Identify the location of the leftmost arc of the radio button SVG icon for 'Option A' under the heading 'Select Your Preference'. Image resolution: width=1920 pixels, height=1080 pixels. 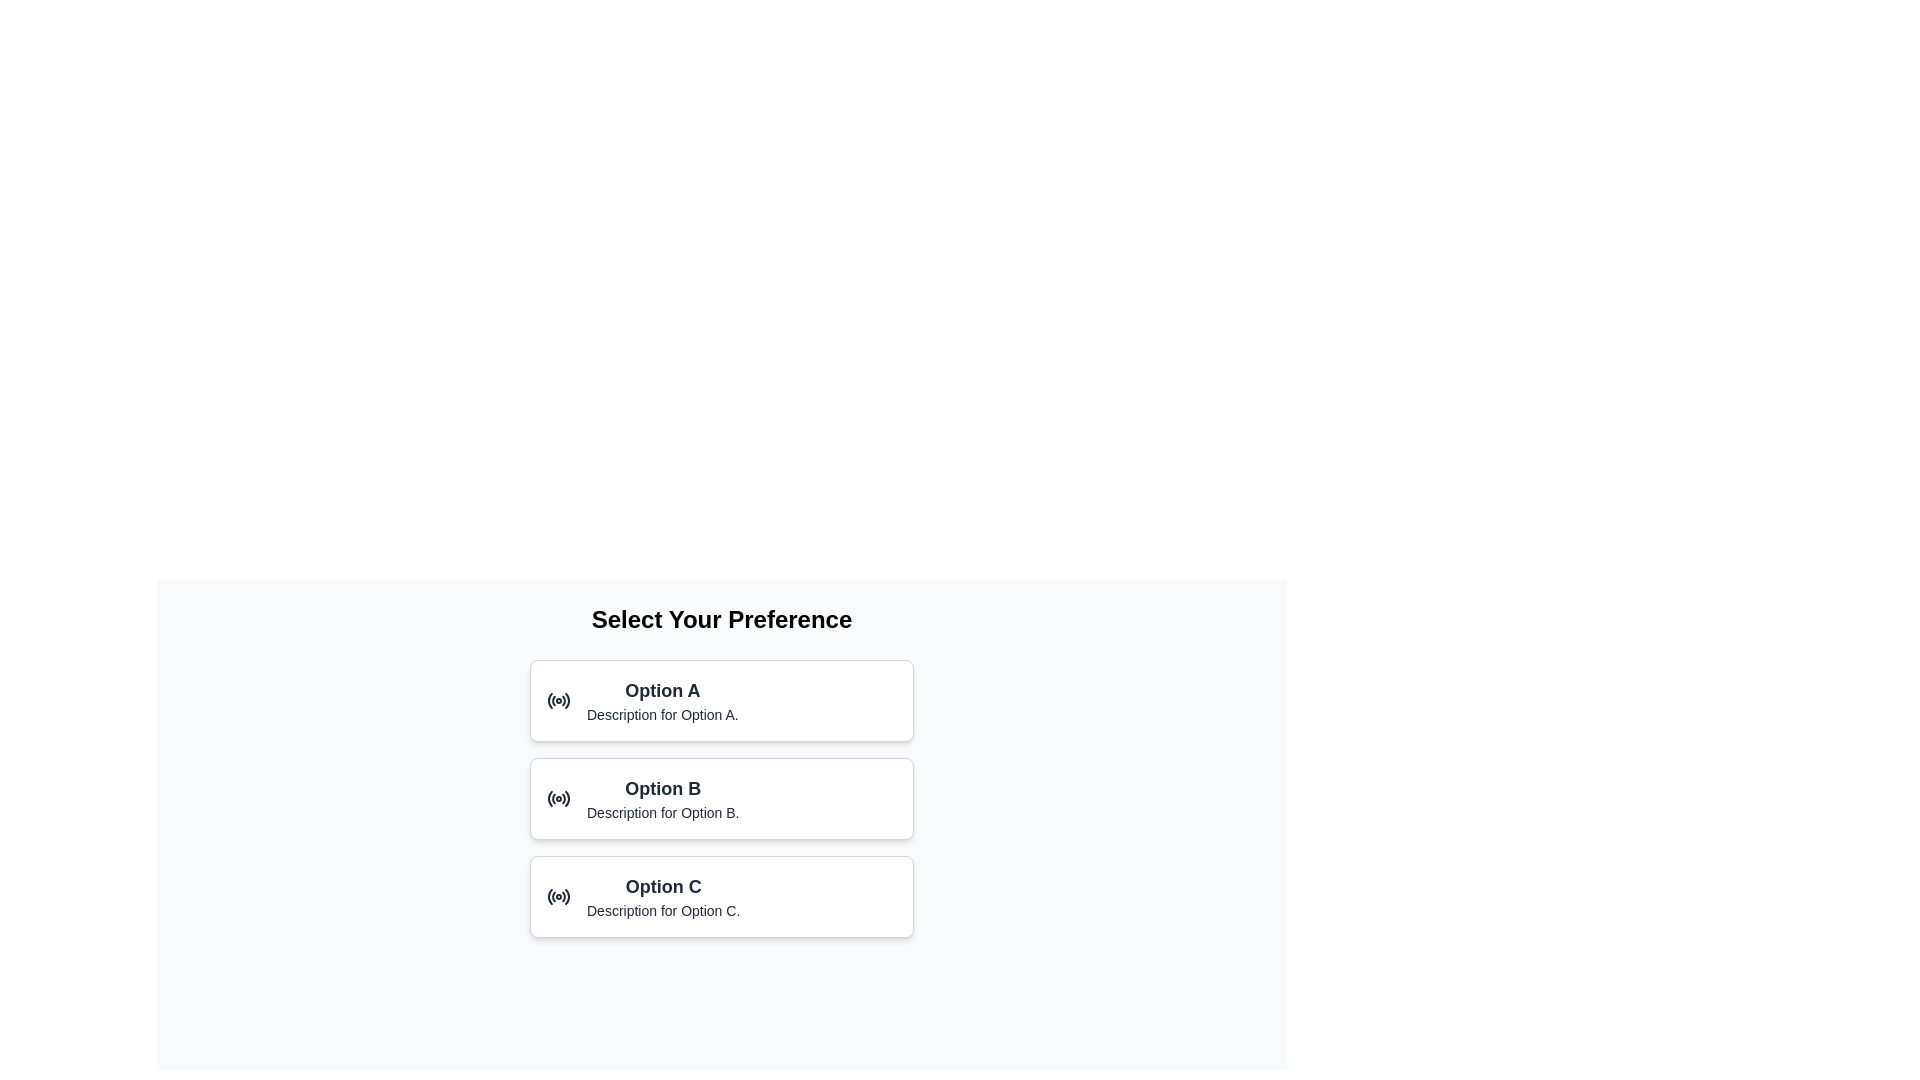
(550, 700).